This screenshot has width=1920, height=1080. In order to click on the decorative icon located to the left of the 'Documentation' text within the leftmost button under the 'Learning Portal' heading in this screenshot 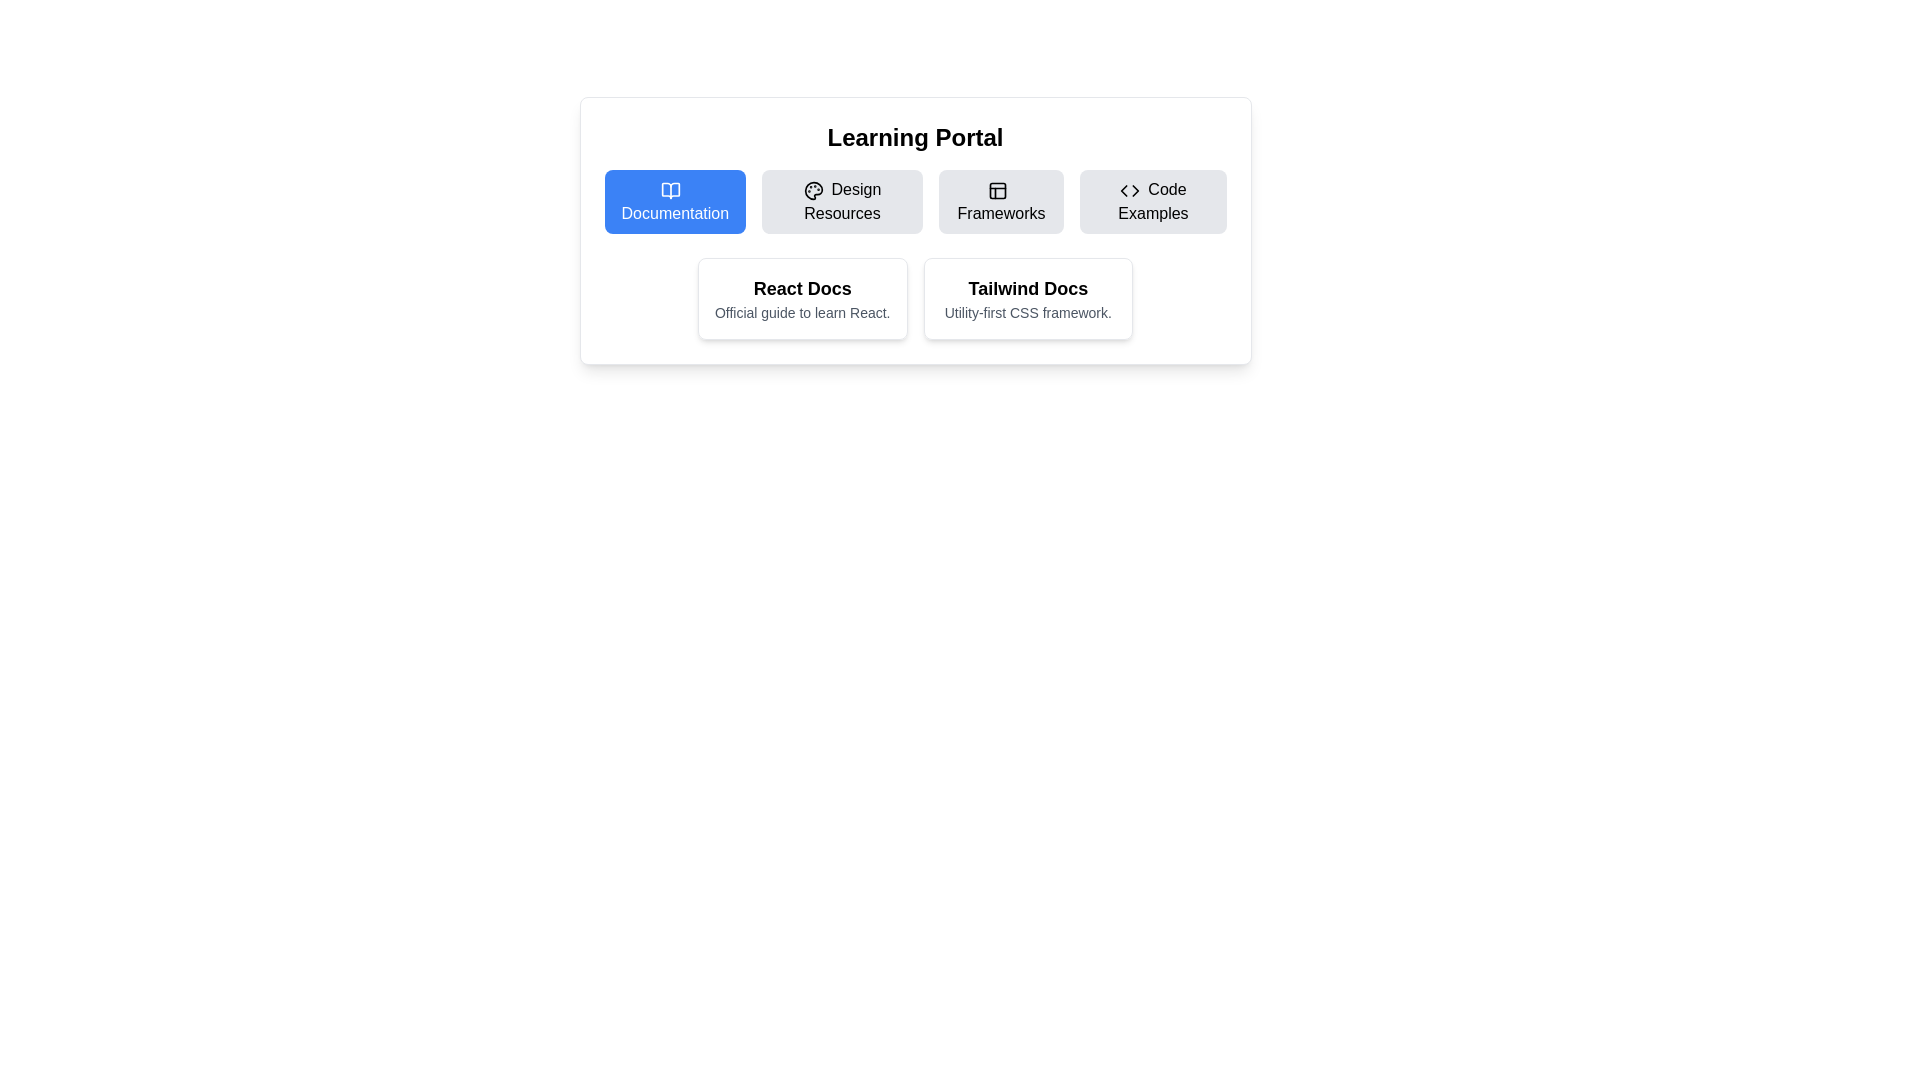, I will do `click(671, 190)`.